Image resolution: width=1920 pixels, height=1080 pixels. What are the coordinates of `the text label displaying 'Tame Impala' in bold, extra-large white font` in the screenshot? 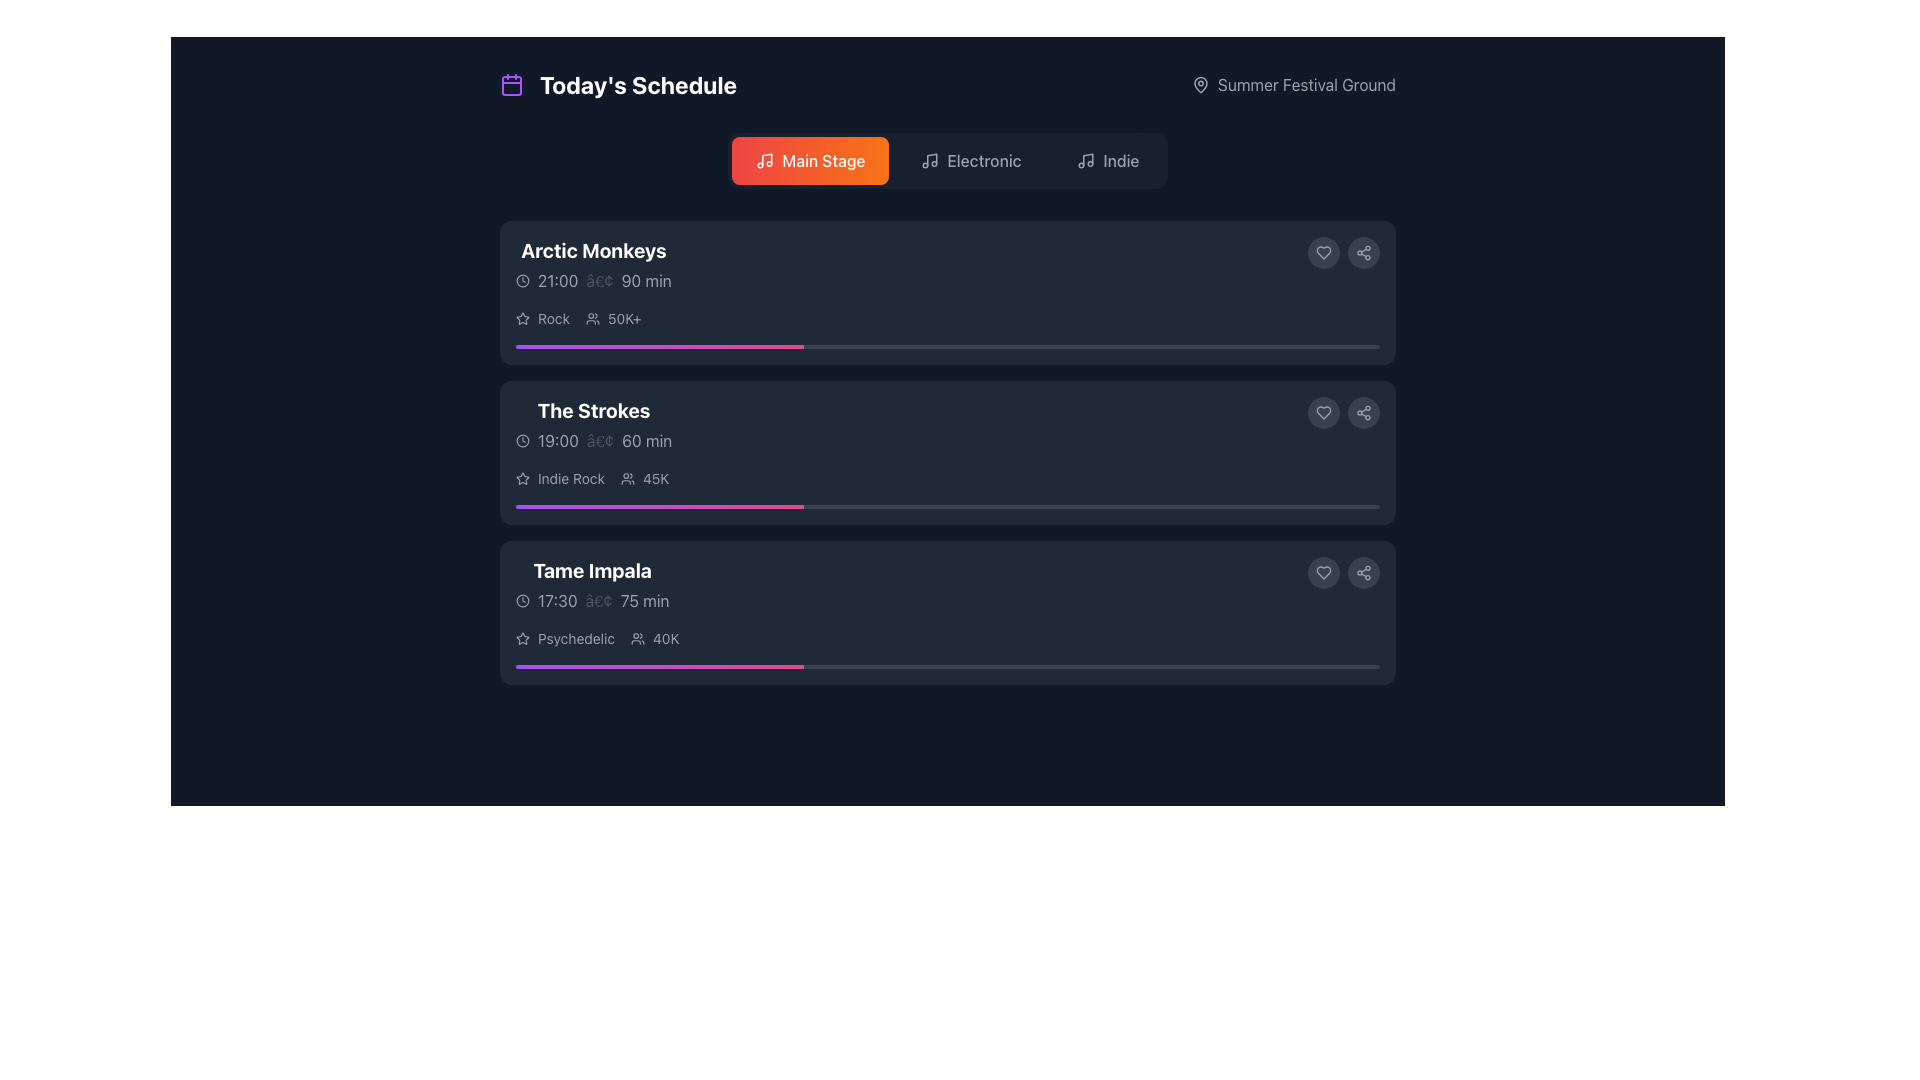 It's located at (591, 570).